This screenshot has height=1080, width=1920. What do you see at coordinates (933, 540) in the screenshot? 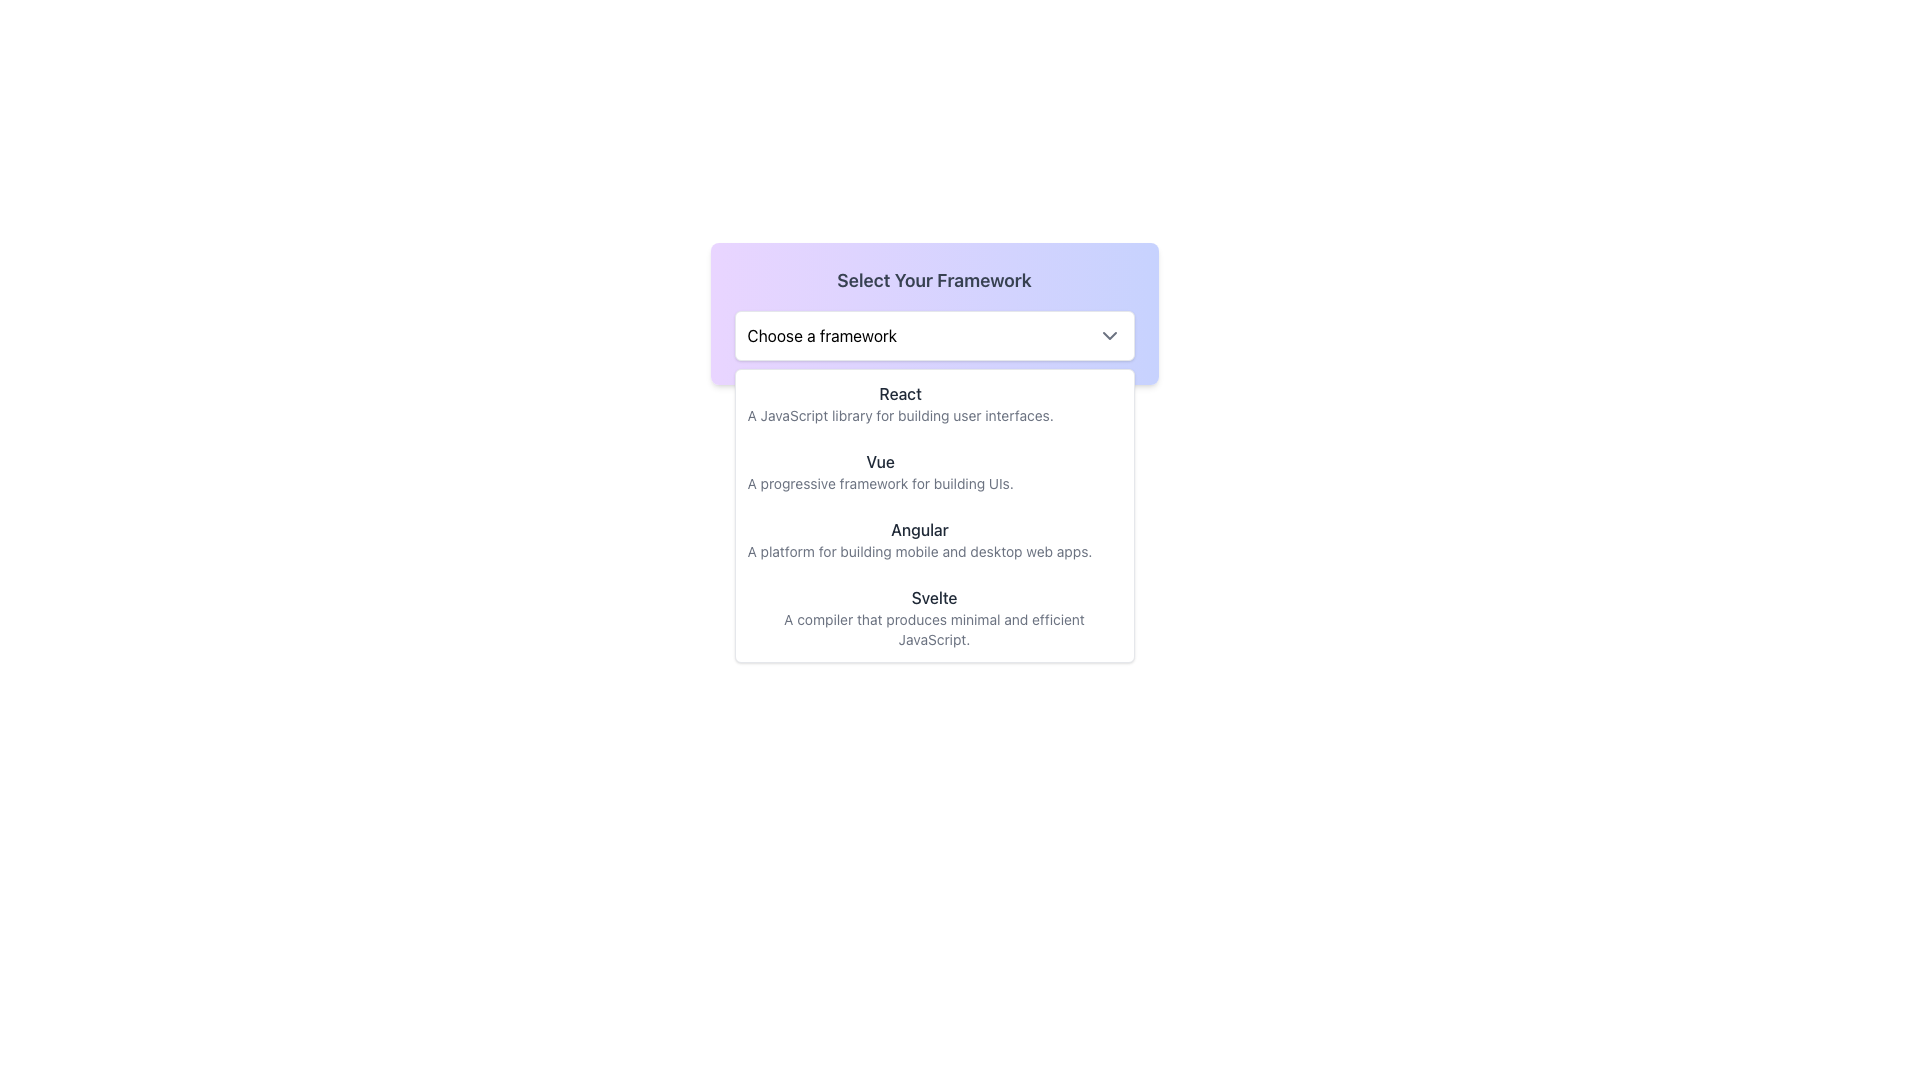
I see `the third item in the dropdown menu titled 'Angular'` at bounding box center [933, 540].